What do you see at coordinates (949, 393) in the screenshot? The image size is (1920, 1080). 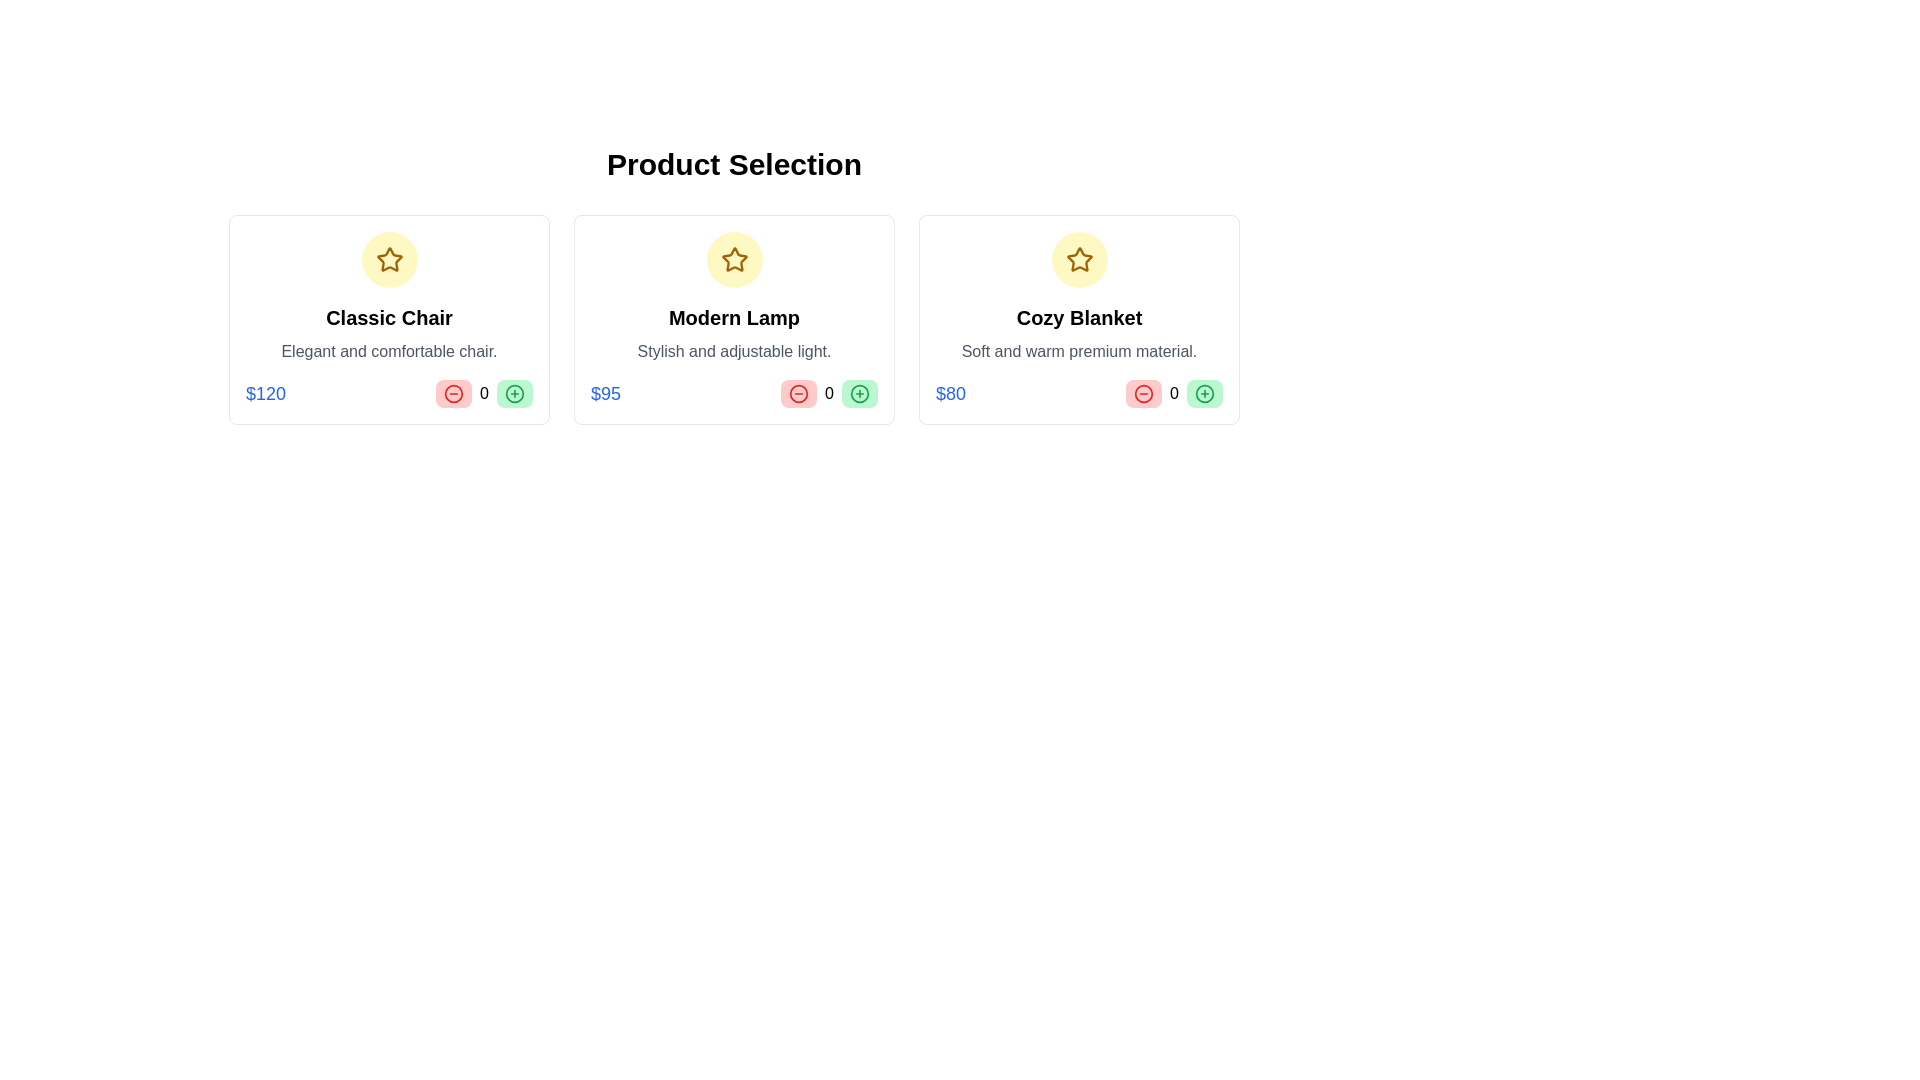 I see `the text display showing '$80' in blue font located under the 'Cozy Blanket' product card` at bounding box center [949, 393].